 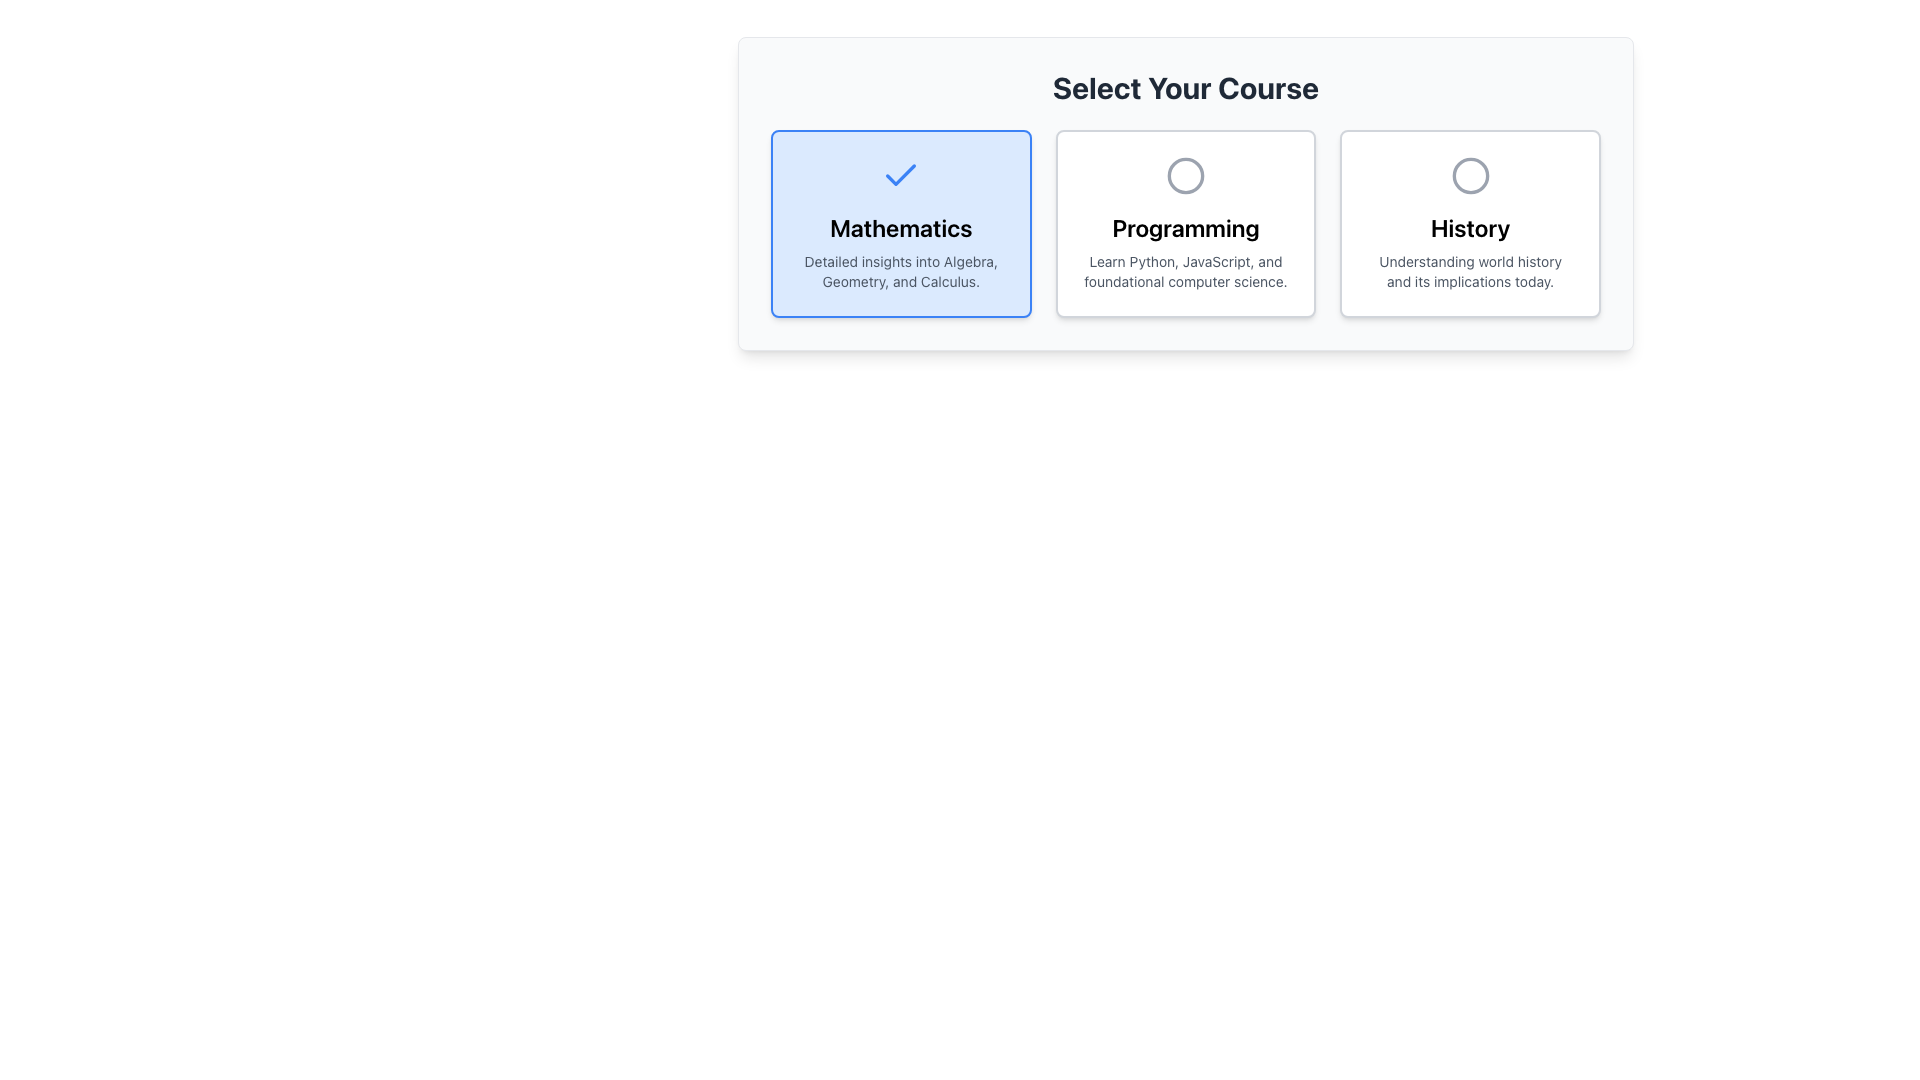 What do you see at coordinates (900, 272) in the screenshot?
I see `the text display stating 'Detailed insights into Algebra, Geometry, and Calculus.' located within the blue and white card labeled 'Mathematics'` at bounding box center [900, 272].